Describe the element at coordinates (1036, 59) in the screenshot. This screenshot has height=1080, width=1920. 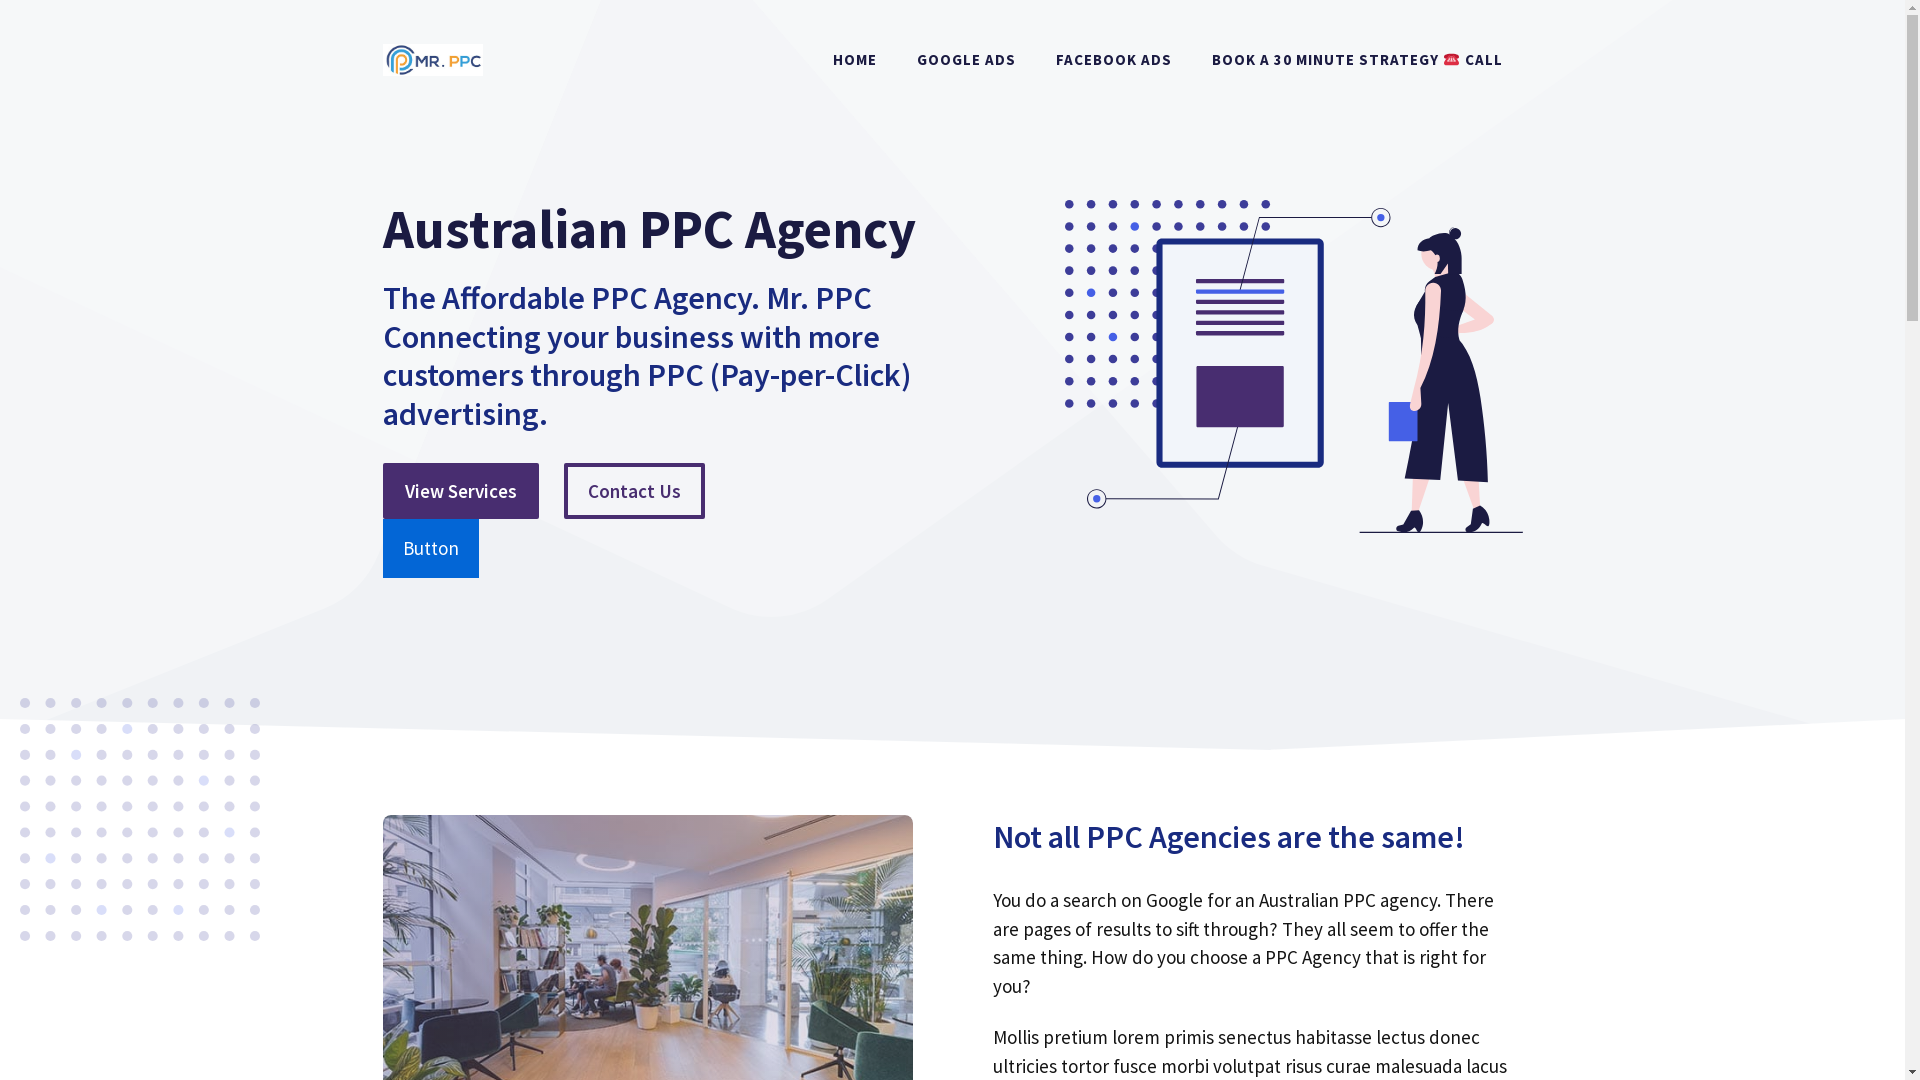
I see `'FACEBOOK ADS'` at that location.